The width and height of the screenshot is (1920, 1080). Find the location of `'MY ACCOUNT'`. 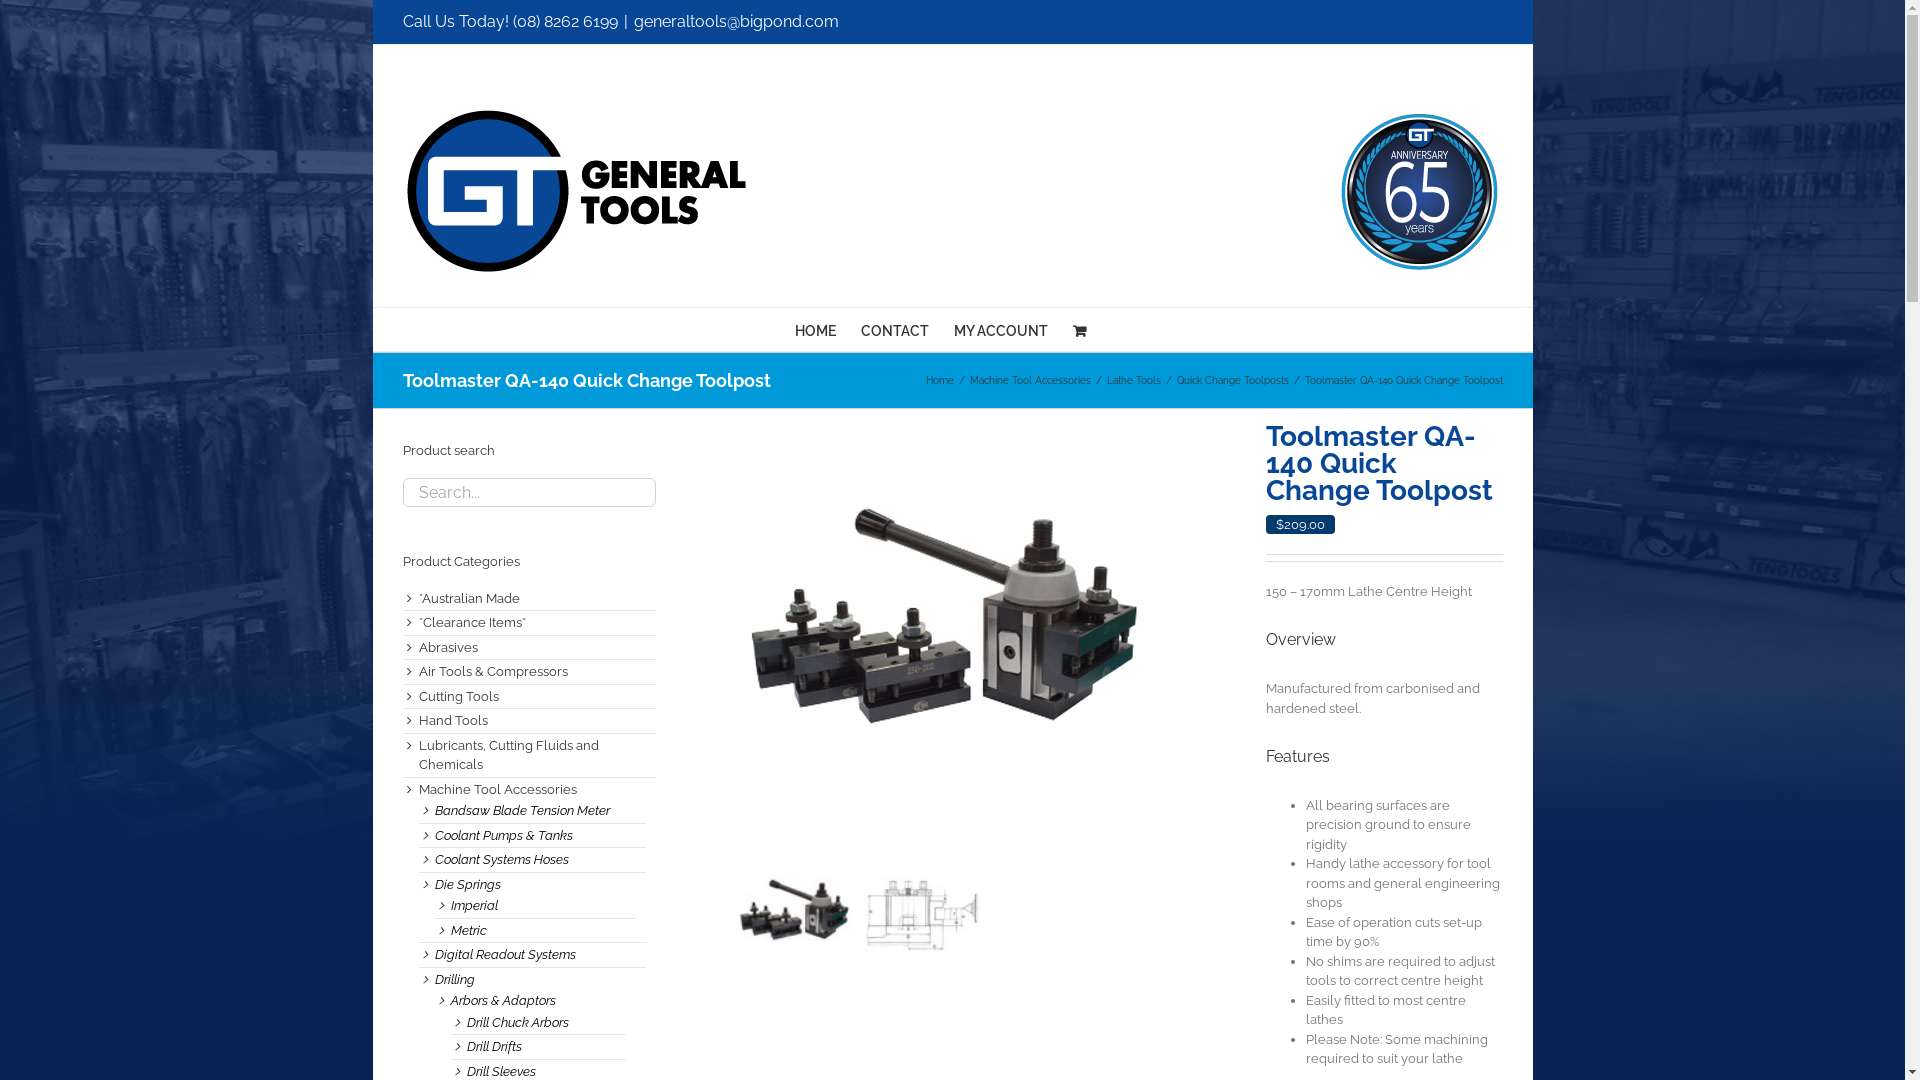

'MY ACCOUNT' is located at coordinates (1001, 328).